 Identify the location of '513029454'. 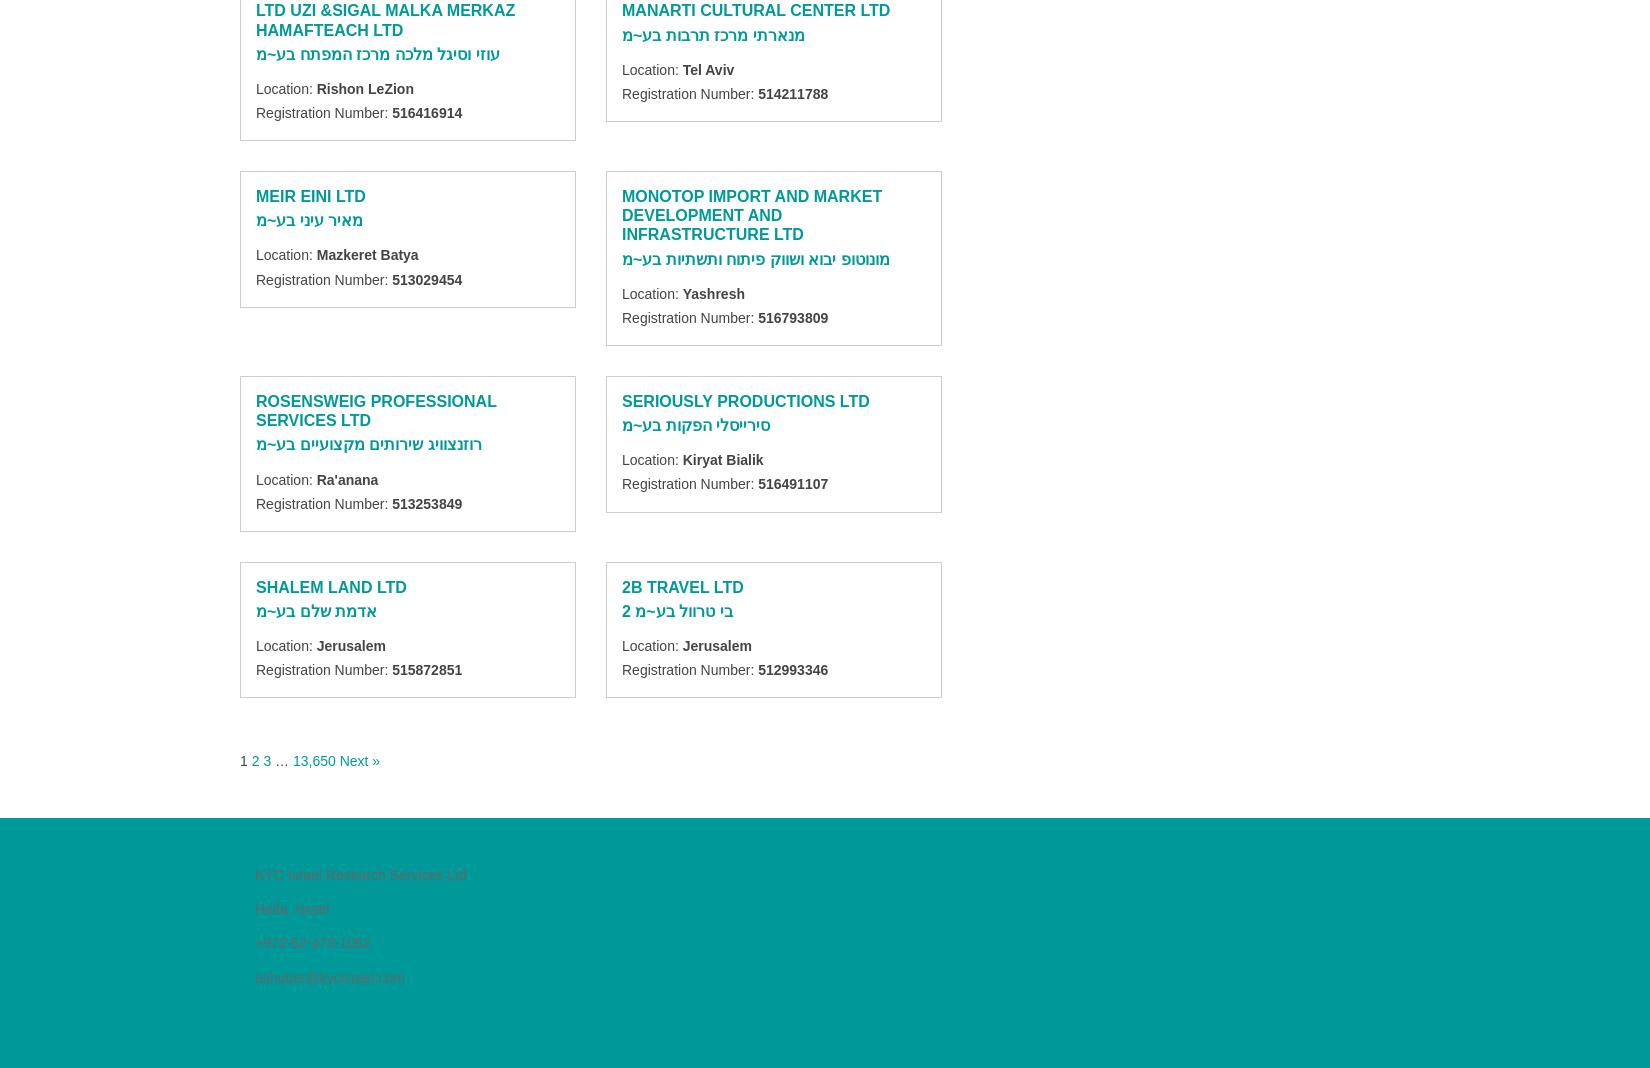
(426, 277).